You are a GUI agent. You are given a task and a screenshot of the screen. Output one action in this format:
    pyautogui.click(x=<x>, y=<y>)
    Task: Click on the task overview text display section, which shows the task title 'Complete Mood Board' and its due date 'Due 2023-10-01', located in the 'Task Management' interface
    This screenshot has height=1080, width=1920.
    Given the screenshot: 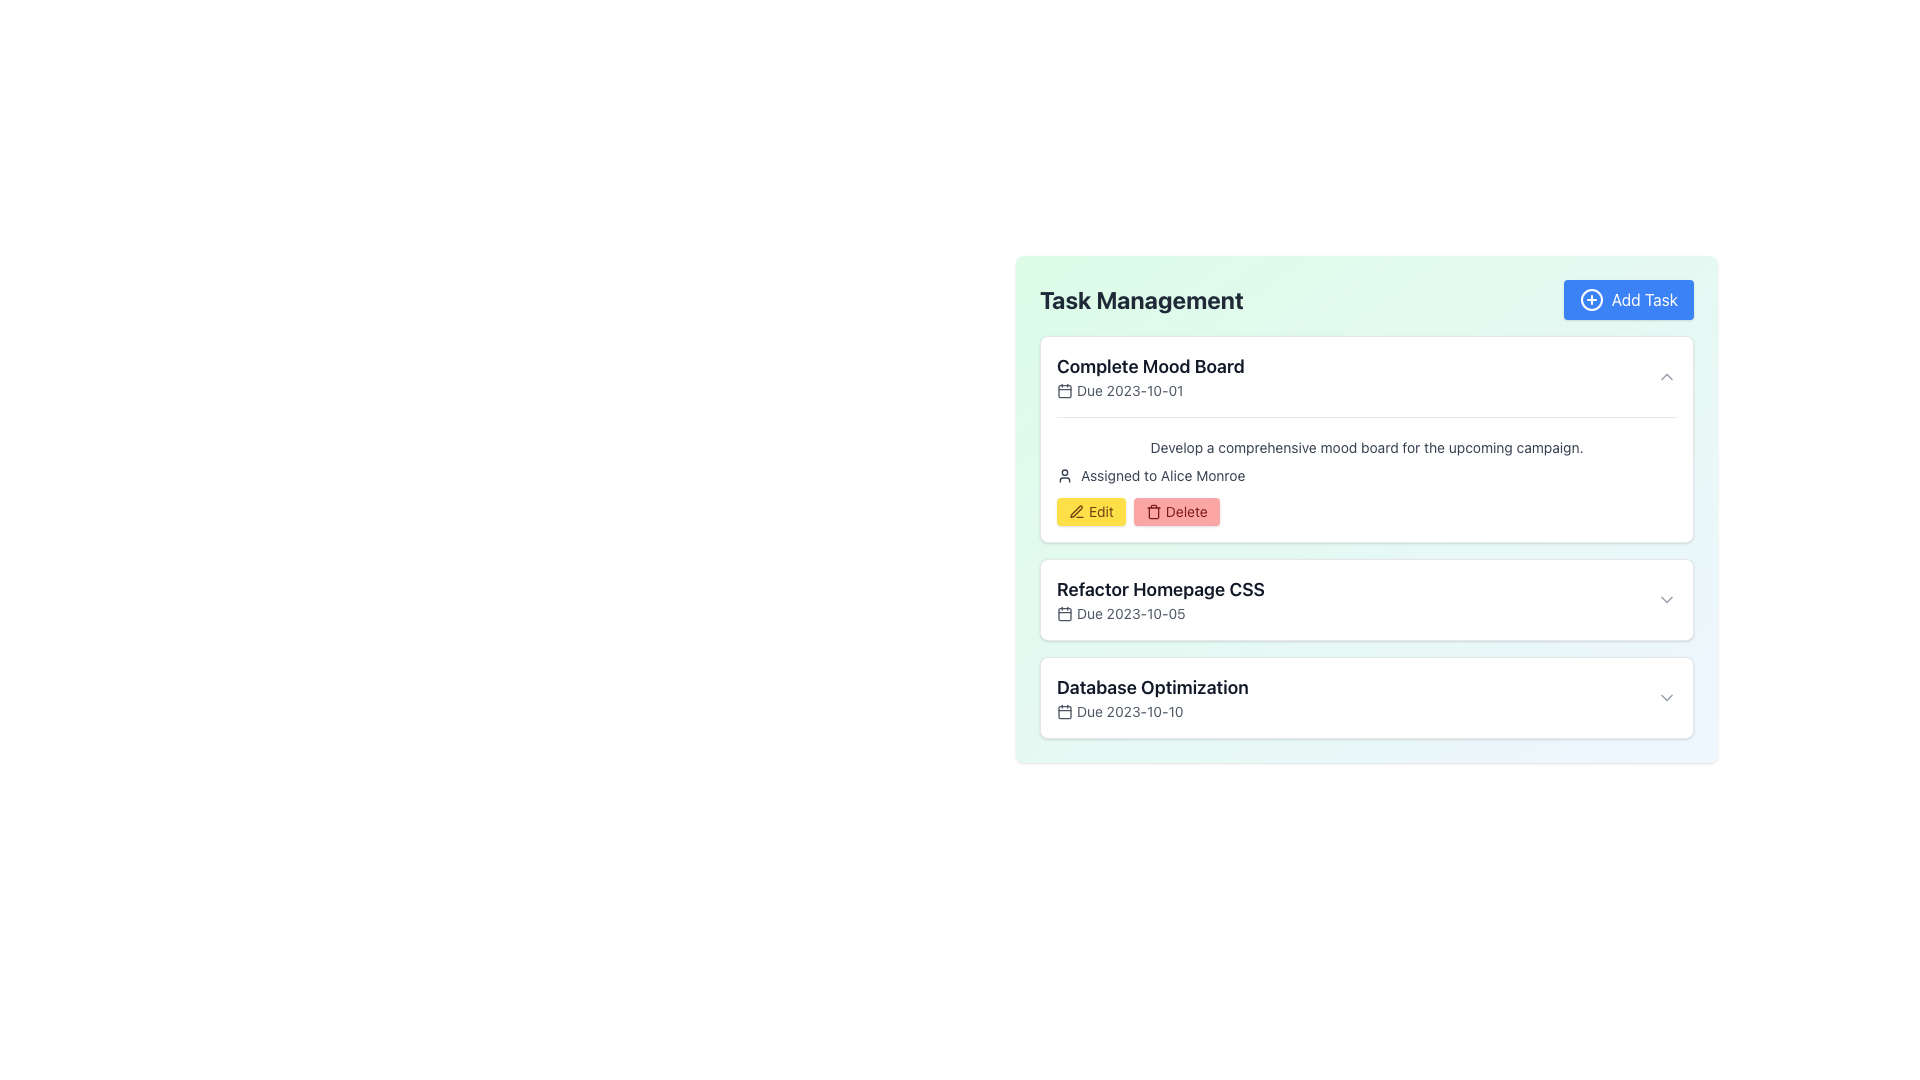 What is the action you would take?
    pyautogui.click(x=1150, y=377)
    